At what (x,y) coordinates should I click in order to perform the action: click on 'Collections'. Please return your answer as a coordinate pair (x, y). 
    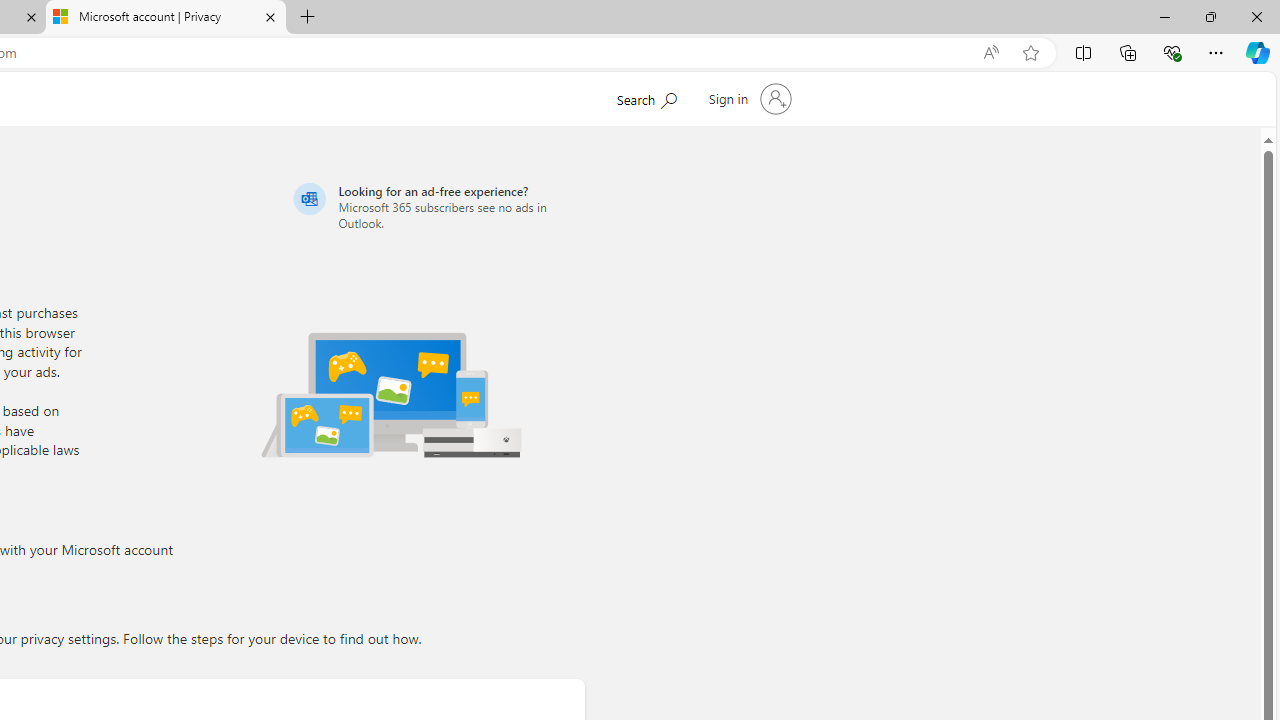
    Looking at the image, I should click on (1128, 51).